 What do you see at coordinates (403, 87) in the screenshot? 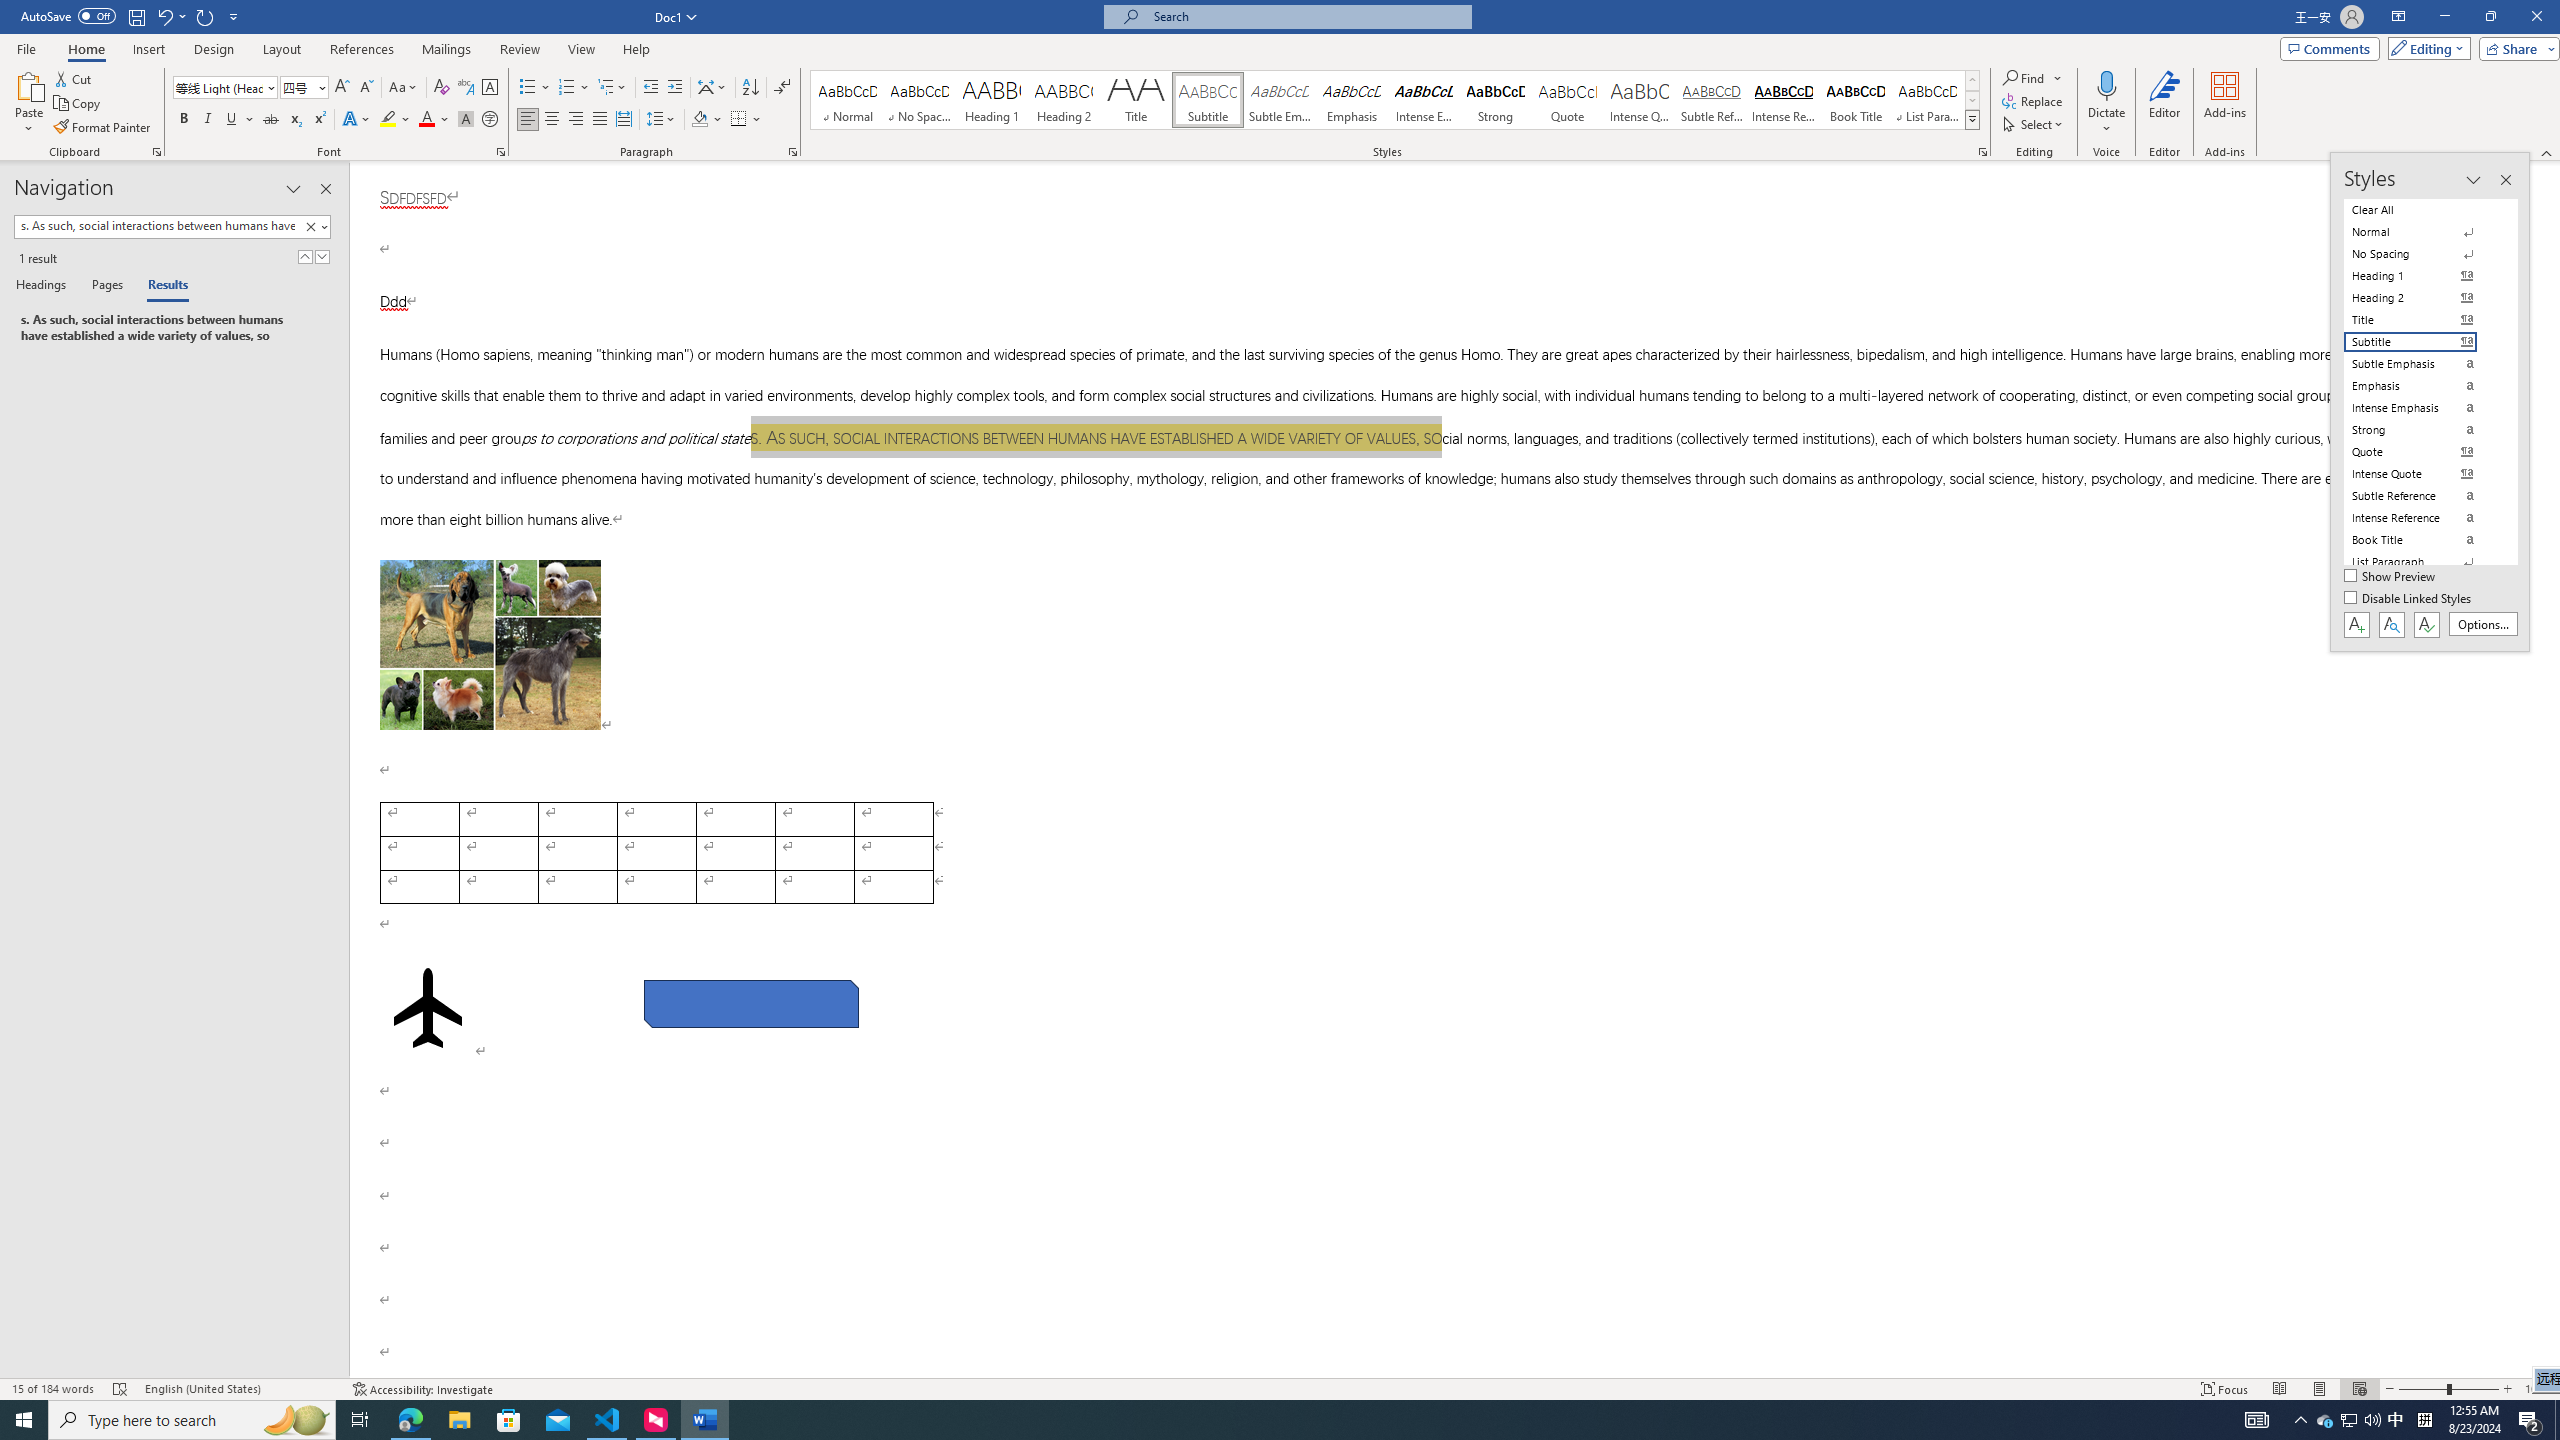
I see `'Change Case'` at bounding box center [403, 87].